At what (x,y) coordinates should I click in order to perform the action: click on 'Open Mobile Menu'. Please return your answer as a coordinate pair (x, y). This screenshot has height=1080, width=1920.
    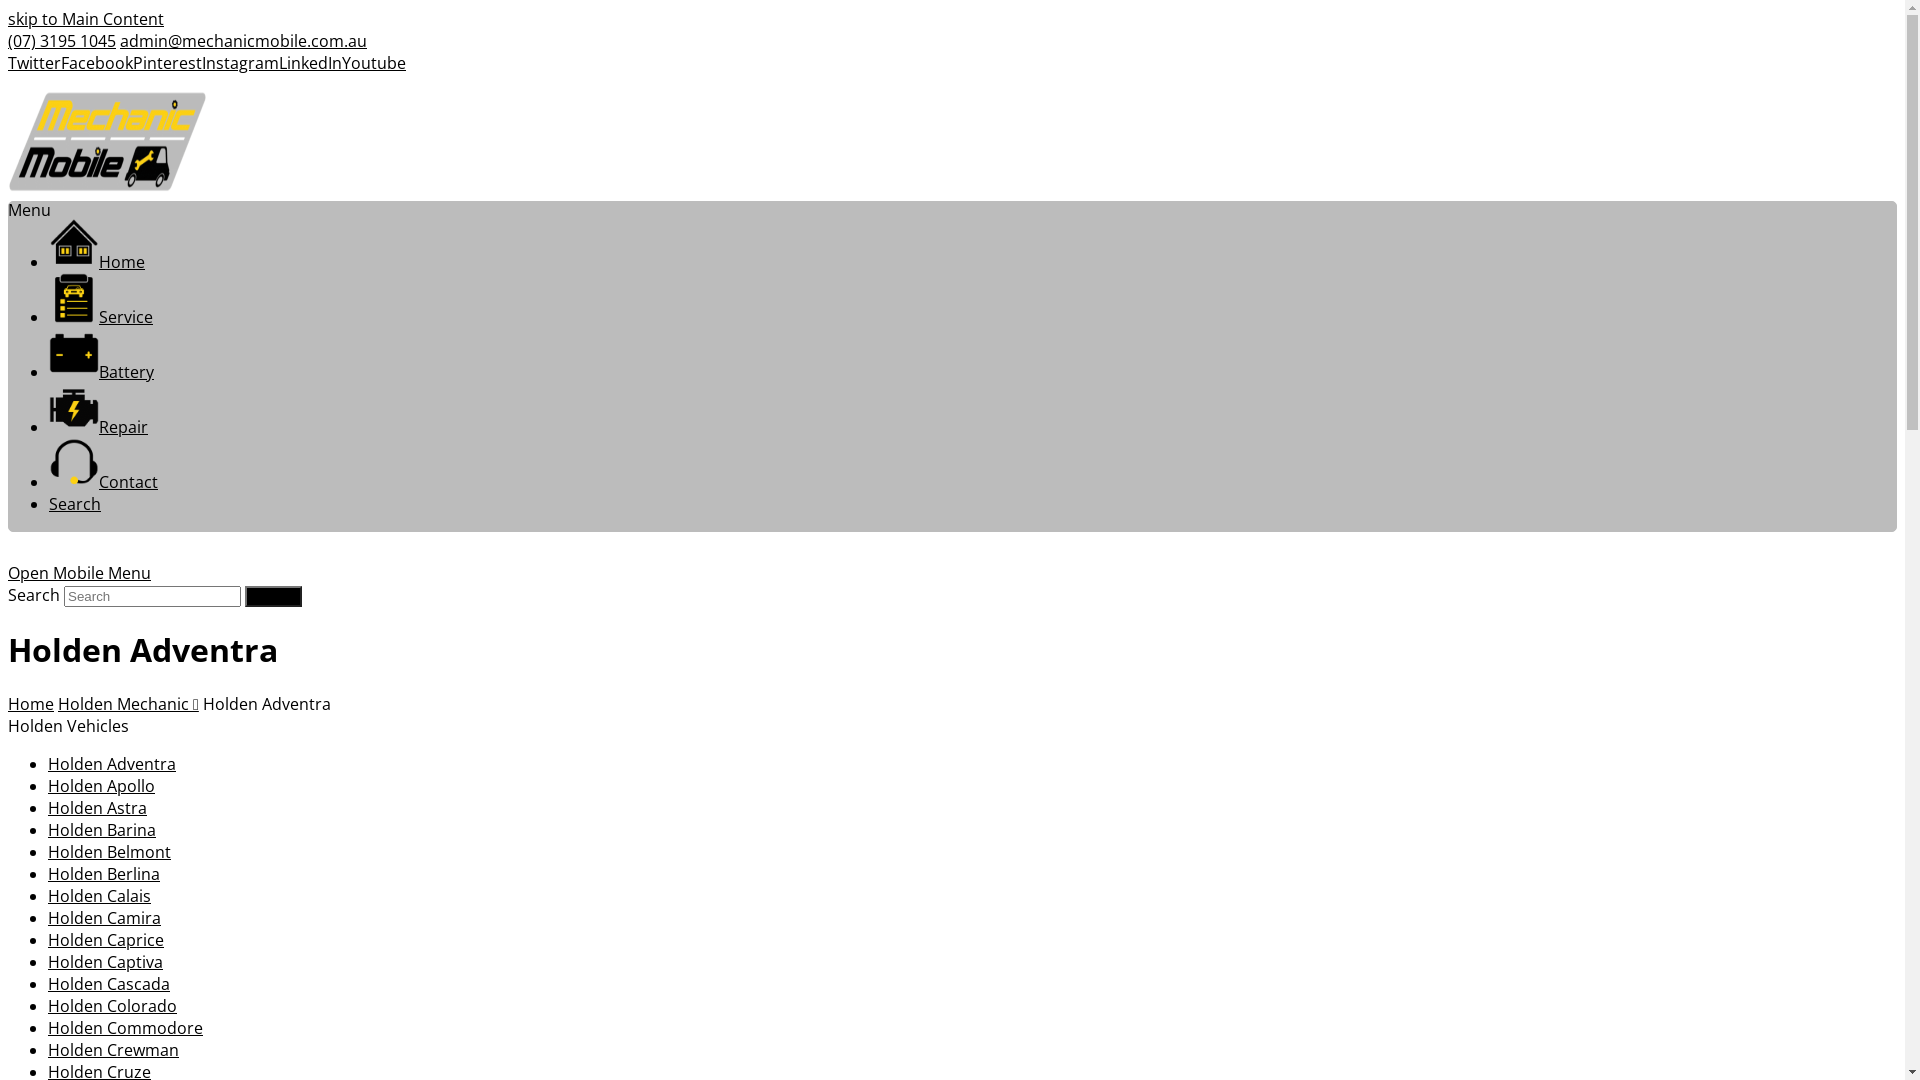
    Looking at the image, I should click on (79, 573).